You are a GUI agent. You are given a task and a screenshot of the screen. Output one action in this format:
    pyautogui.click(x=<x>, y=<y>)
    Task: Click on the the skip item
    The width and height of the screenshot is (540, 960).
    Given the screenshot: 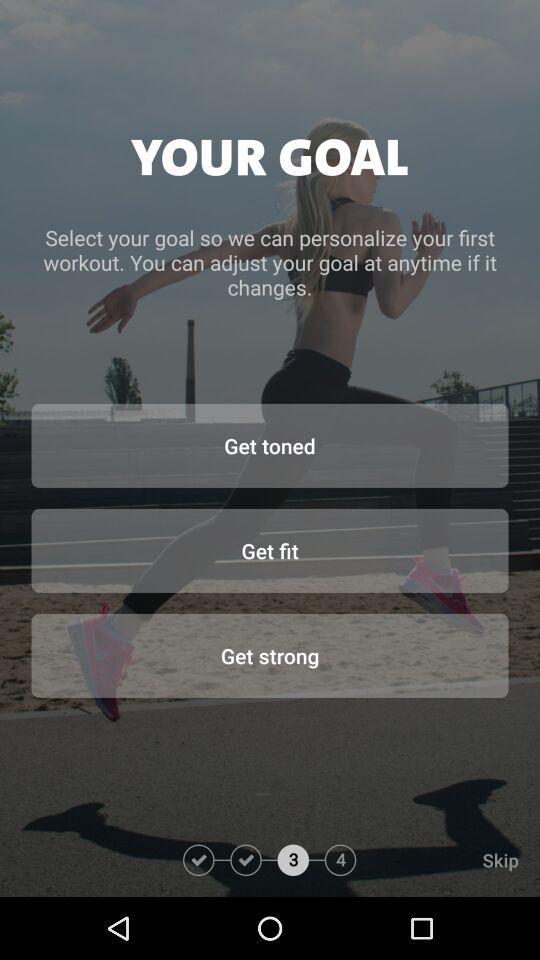 What is the action you would take?
    pyautogui.click(x=448, y=859)
    